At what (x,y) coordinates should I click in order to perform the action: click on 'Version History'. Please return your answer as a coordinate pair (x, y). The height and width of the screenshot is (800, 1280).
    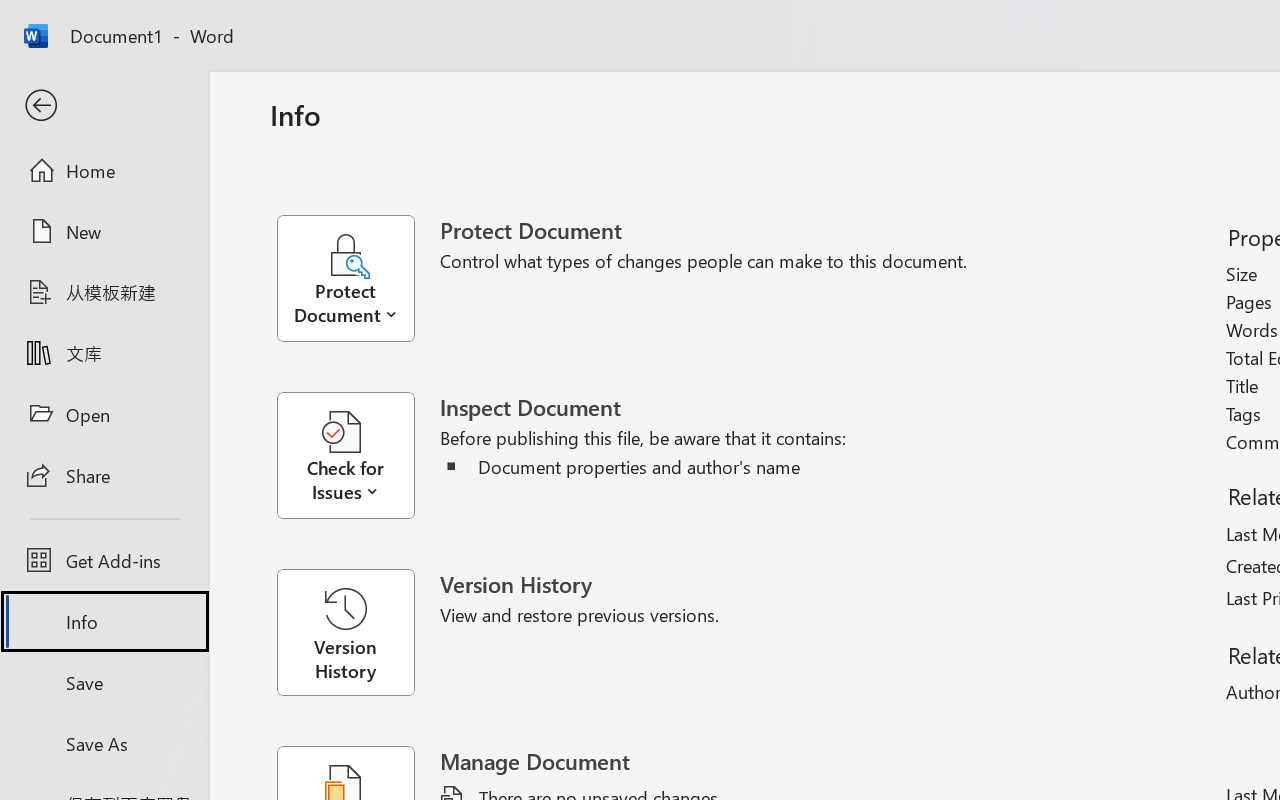
    Looking at the image, I should click on (345, 632).